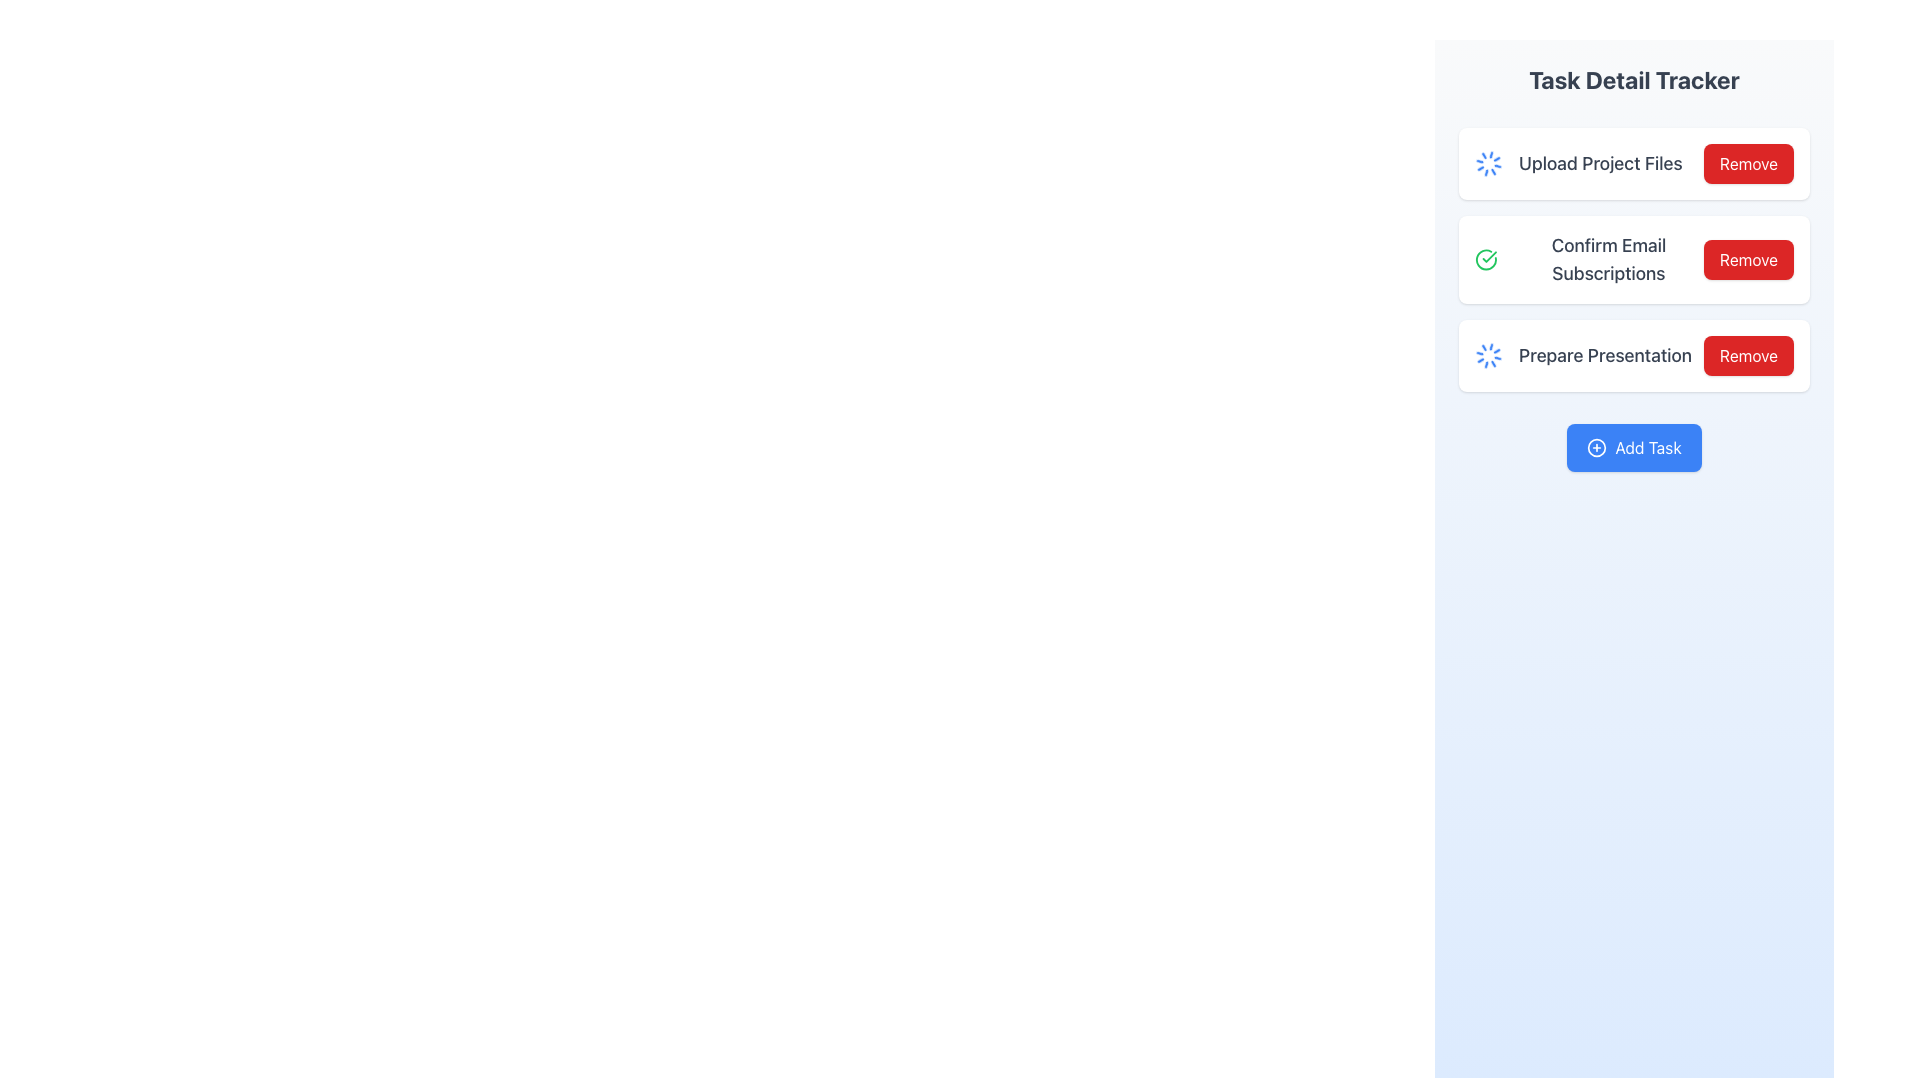 The image size is (1920, 1080). What do you see at coordinates (1634, 354) in the screenshot?
I see `task name and status of the task titled 'Prepare Presentation', which is the third item in a vertically stacked list of tasks` at bounding box center [1634, 354].